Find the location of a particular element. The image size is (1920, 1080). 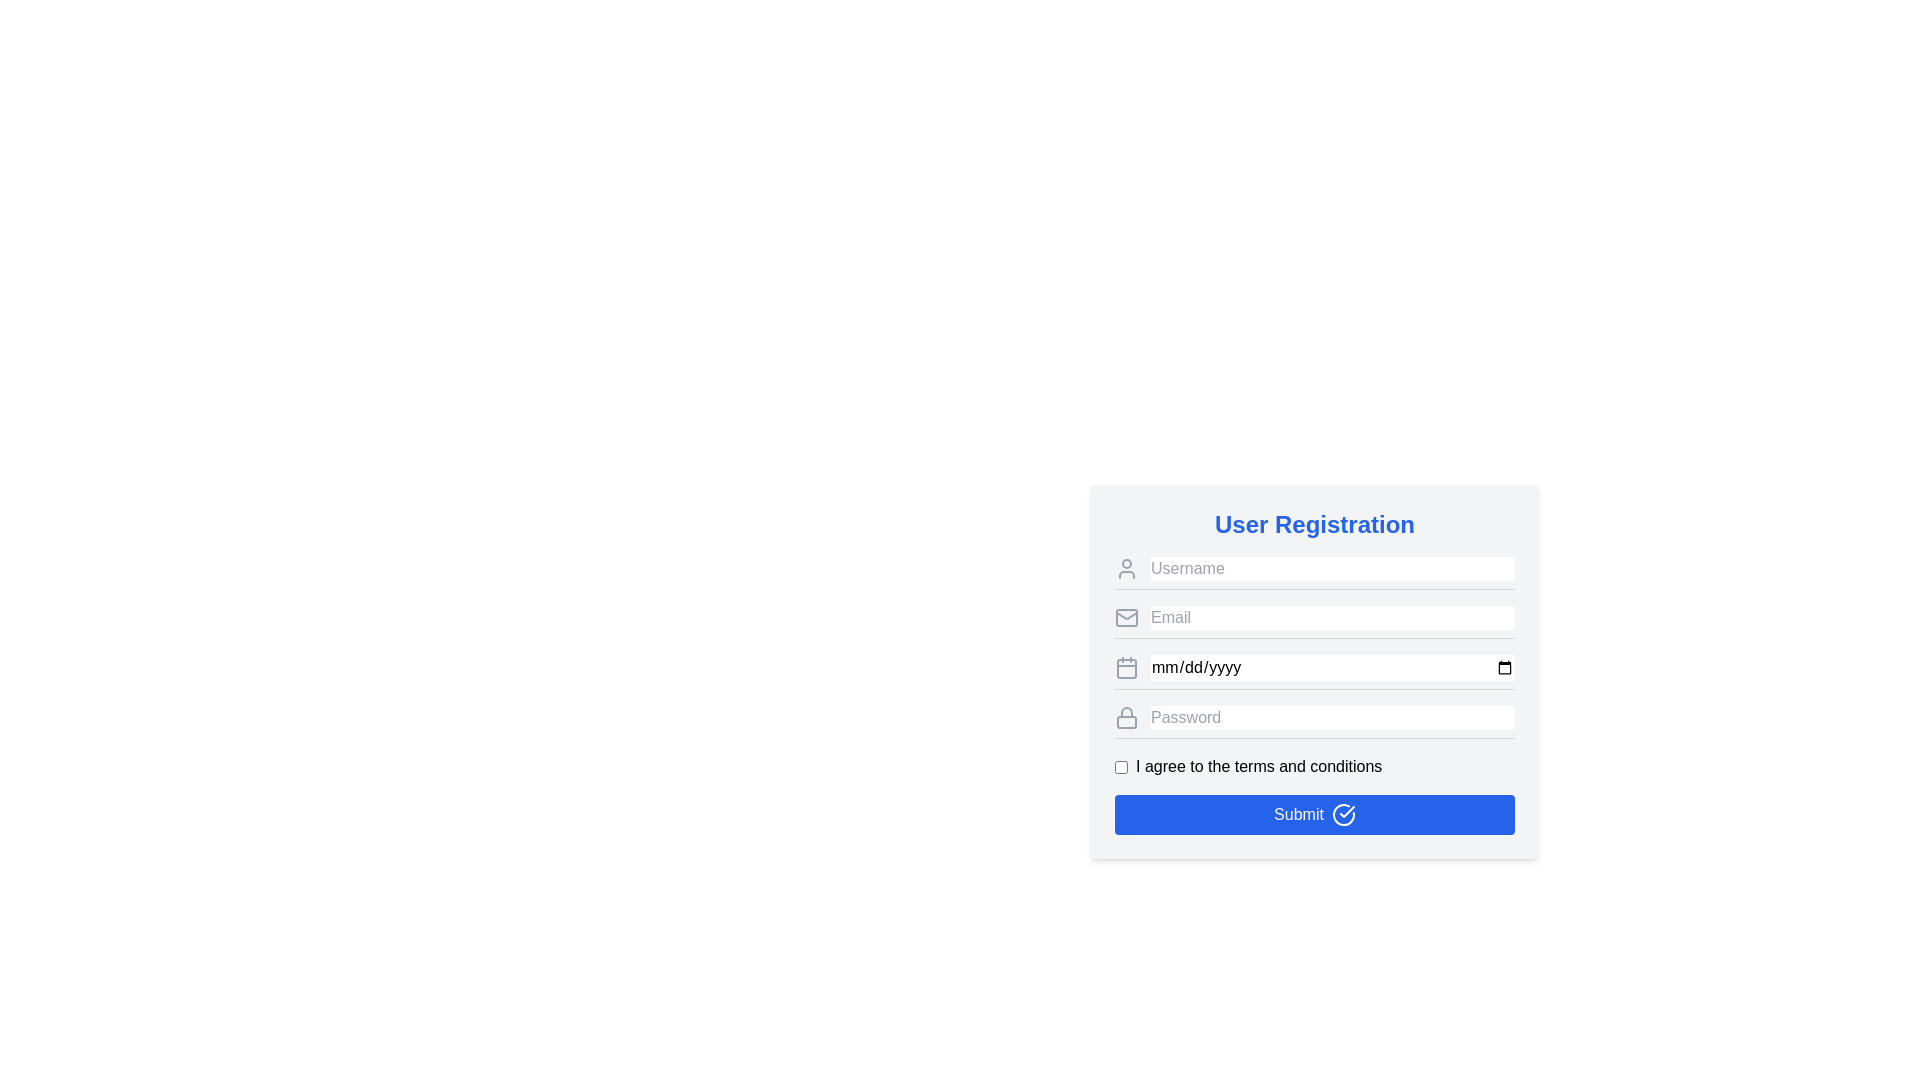

the checkbox labeled 'I agree to the terms and conditions' is located at coordinates (1315, 766).